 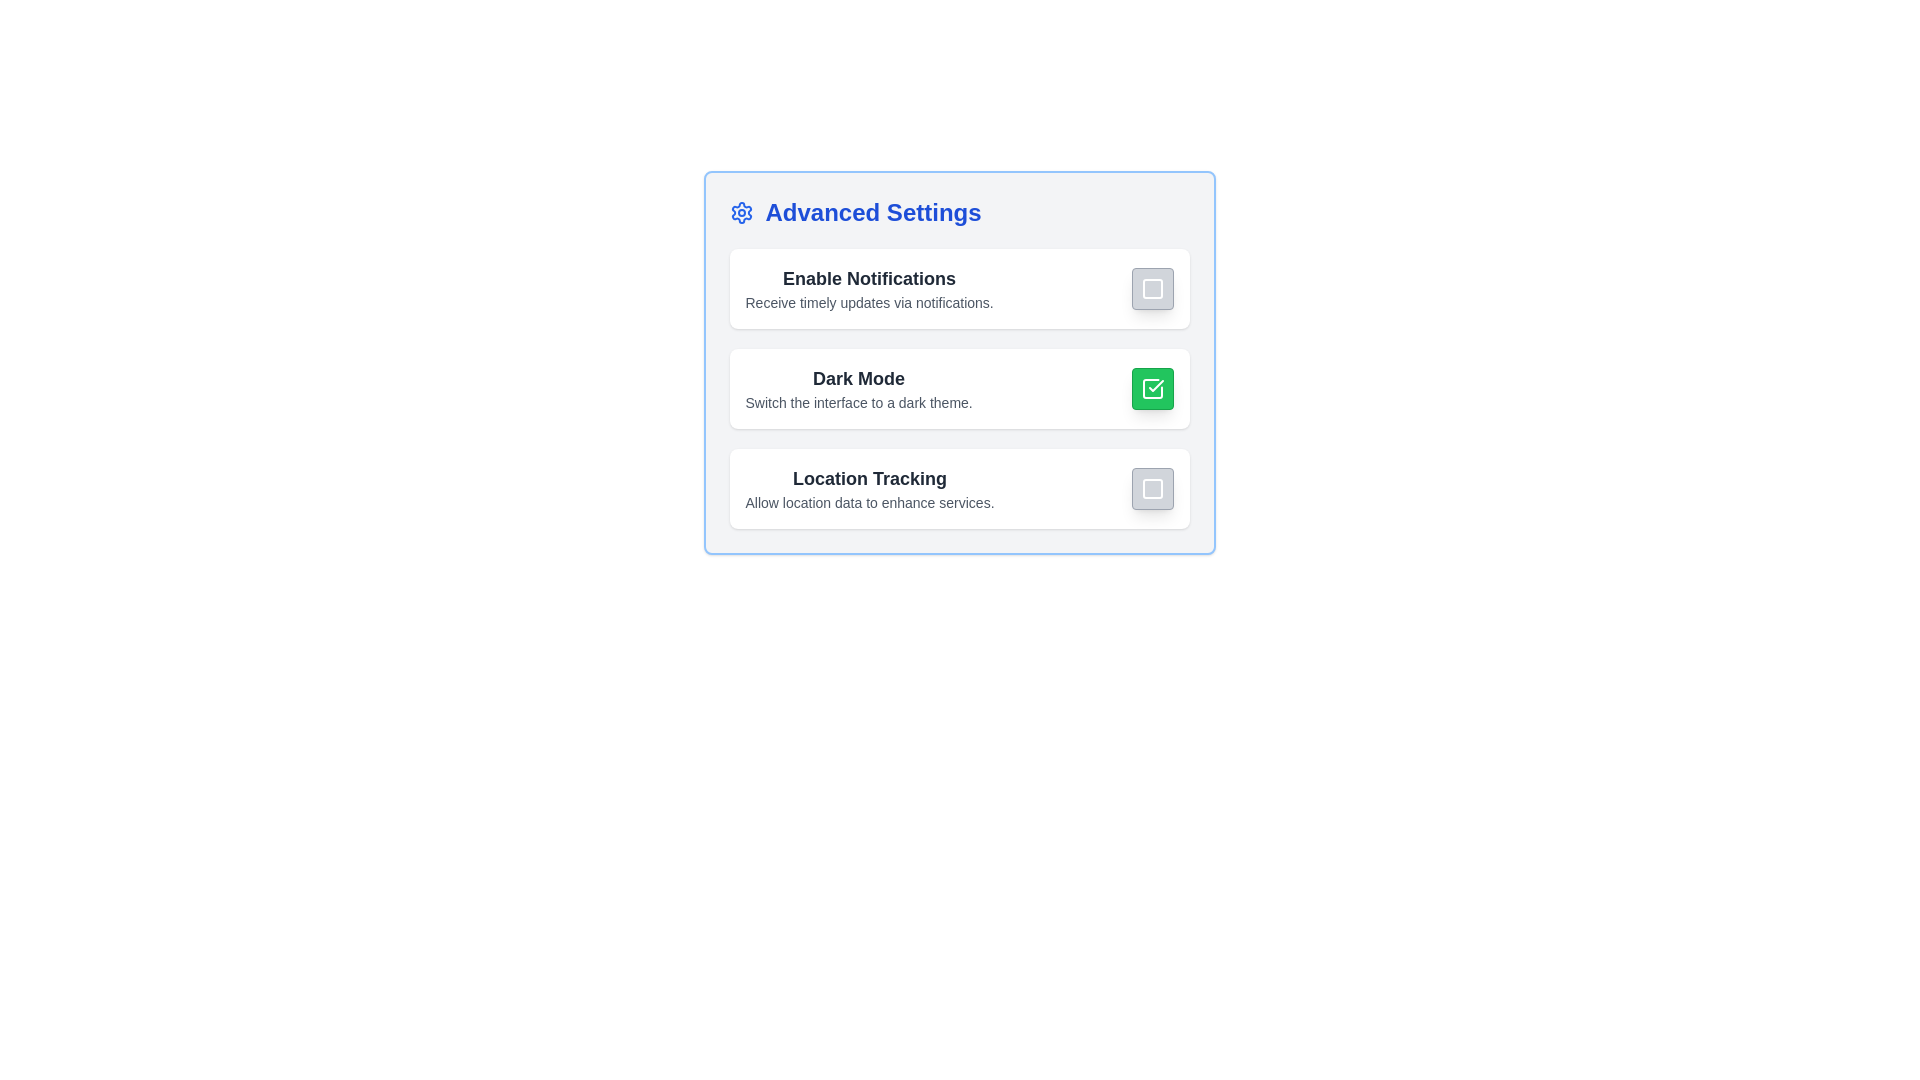 I want to click on the descriptive text label for 'Dark Mode', which provides information about switching the interface to a dark theme and is positioned in the second row of settings, below 'Enable Notifications' and above 'Location Tracking', so click(x=859, y=389).